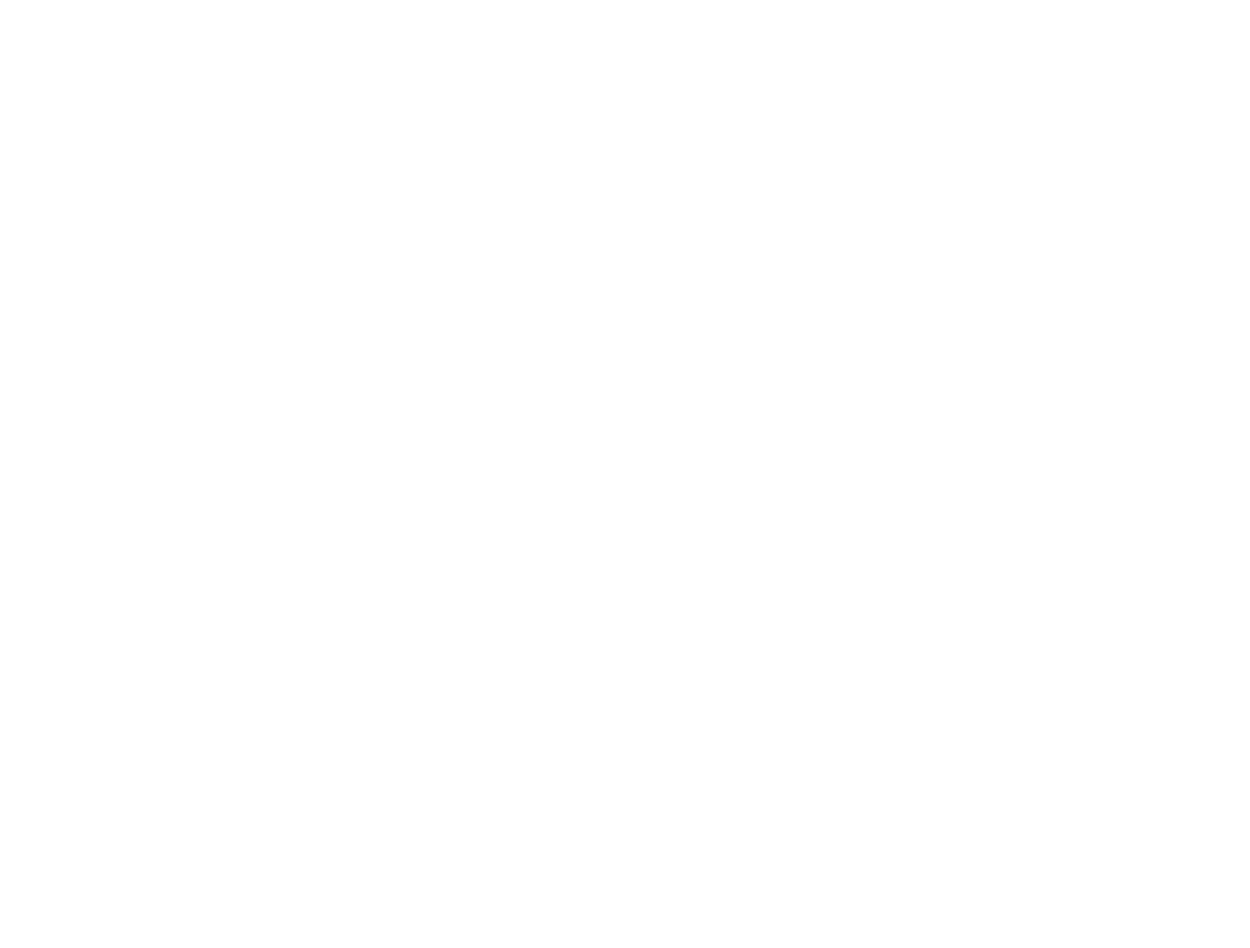 Image resolution: width=1250 pixels, height=948 pixels. I want to click on 'We have so many experiences for you and to make sure your vacation is unforgetable. Be sure to check out all the options we have available.', so click(1031, 894).